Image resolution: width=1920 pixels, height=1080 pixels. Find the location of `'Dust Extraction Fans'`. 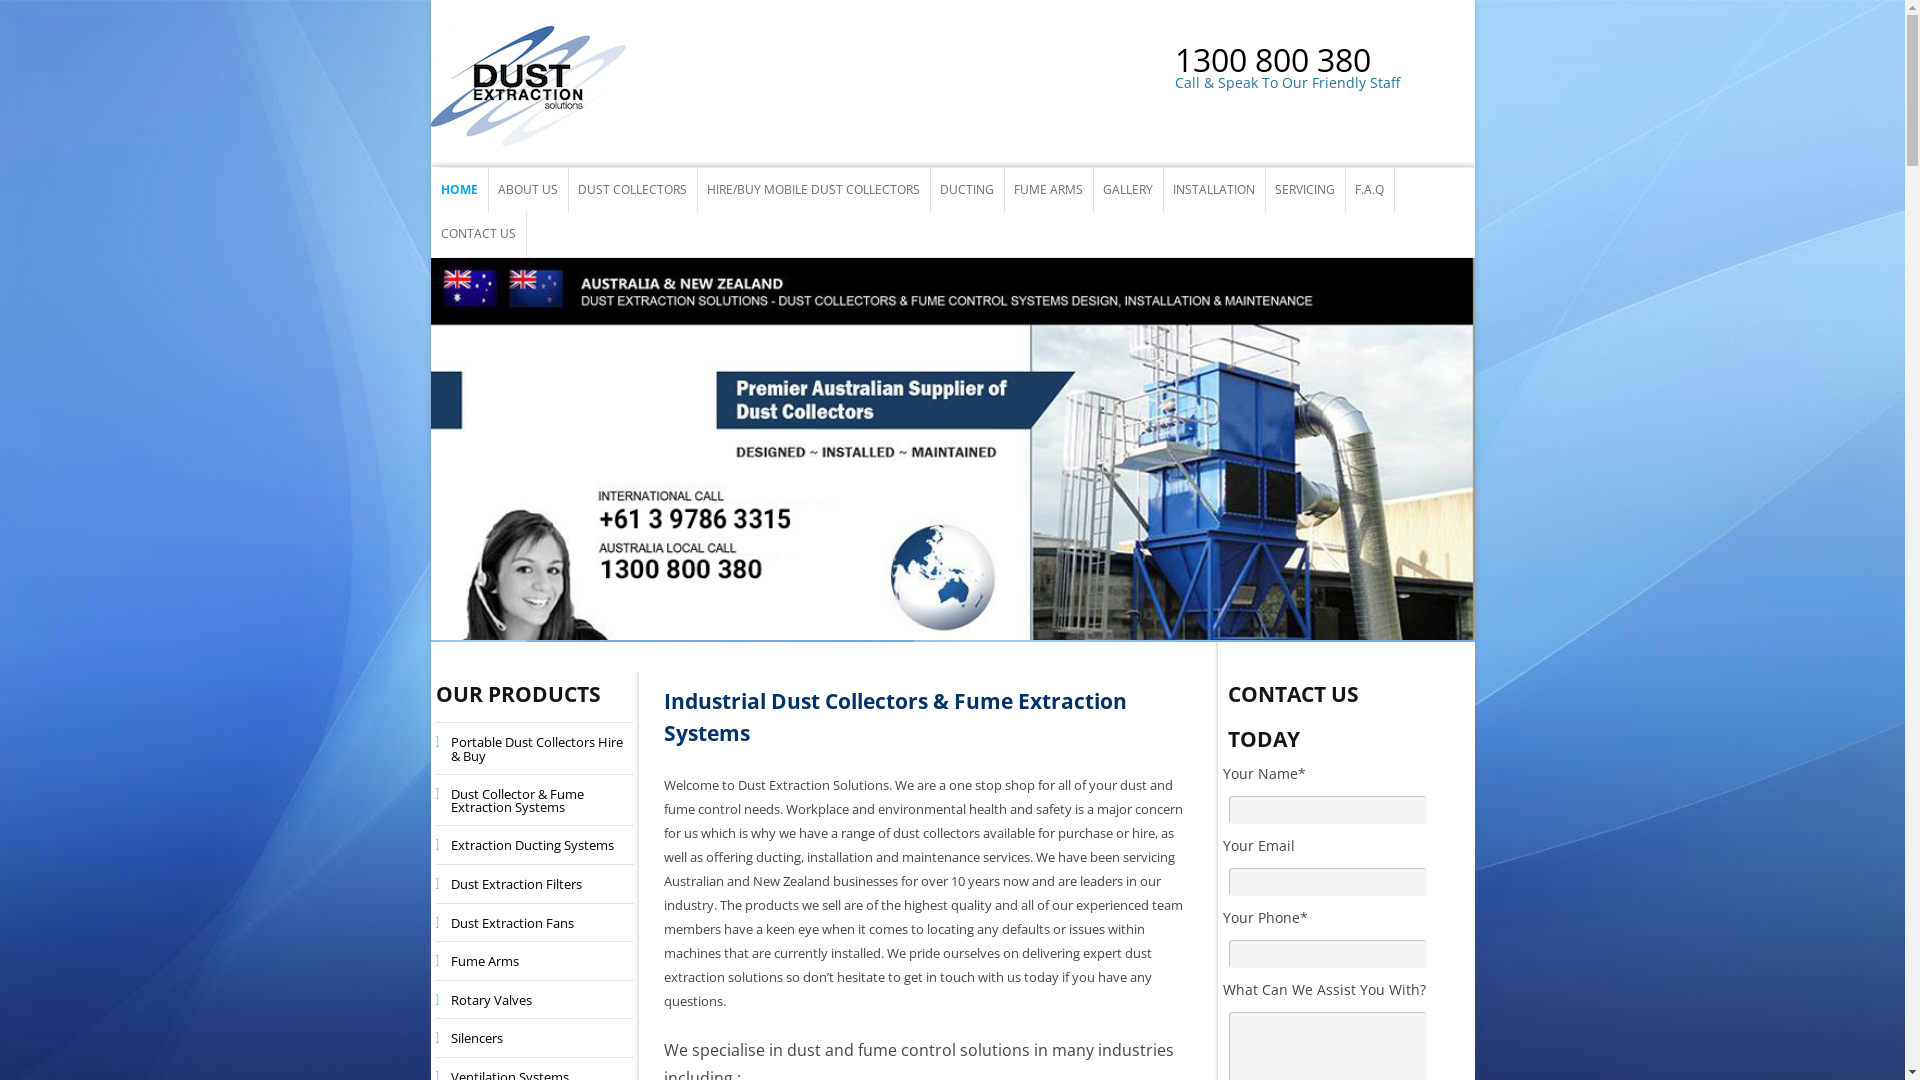

'Dust Extraction Fans' is located at coordinates (506, 922).